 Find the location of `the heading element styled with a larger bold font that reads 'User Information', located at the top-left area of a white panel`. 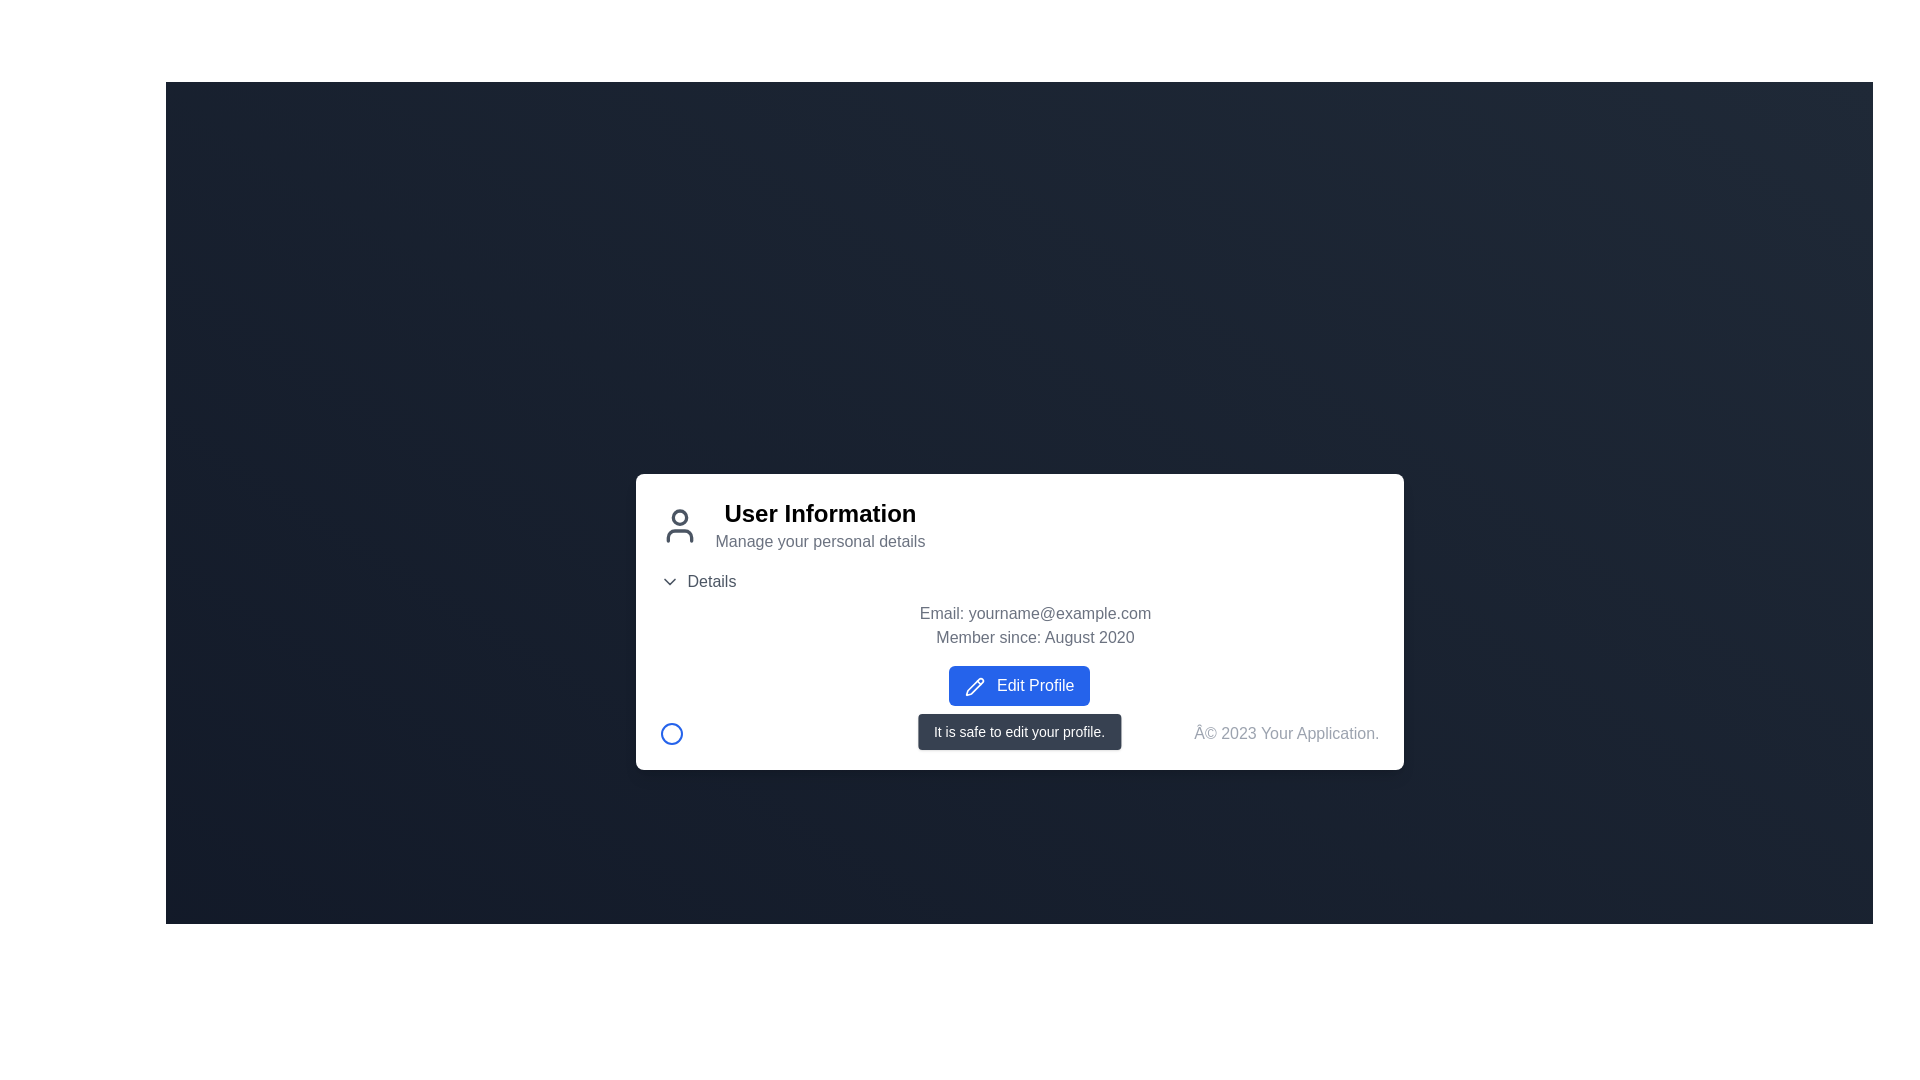

the heading element styled with a larger bold font that reads 'User Information', located at the top-left area of a white panel is located at coordinates (820, 512).